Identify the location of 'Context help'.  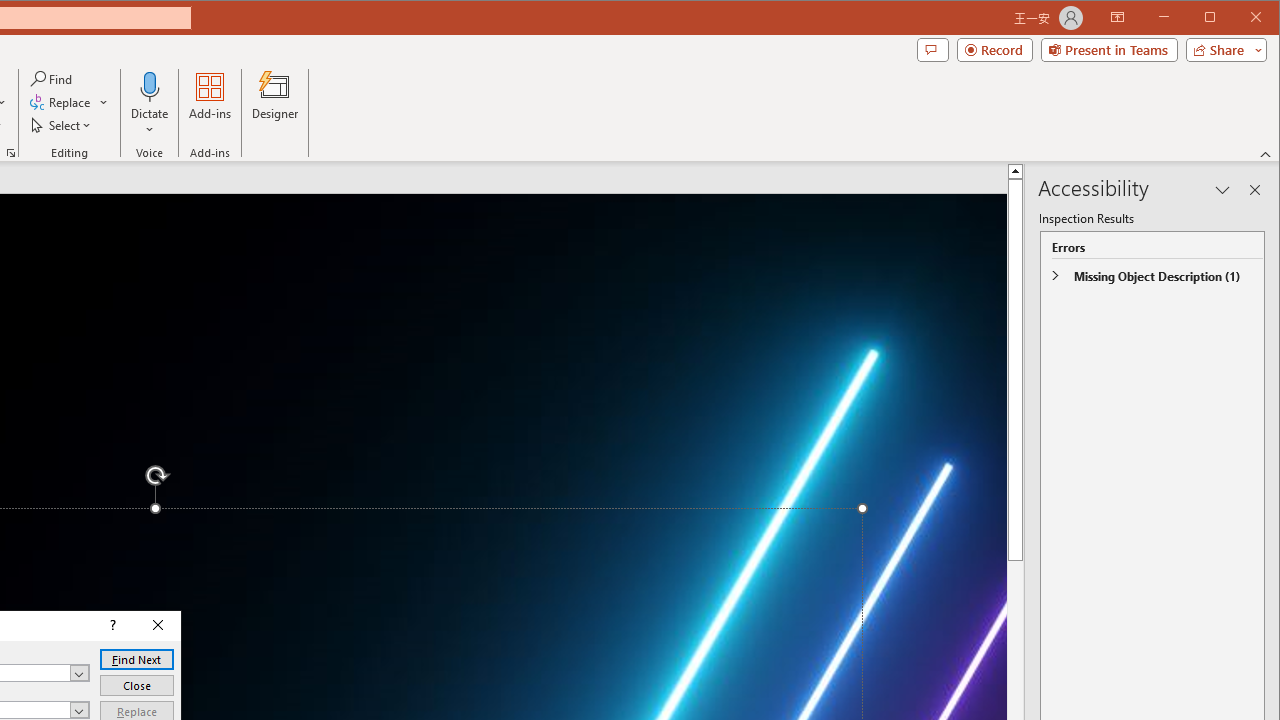
(110, 625).